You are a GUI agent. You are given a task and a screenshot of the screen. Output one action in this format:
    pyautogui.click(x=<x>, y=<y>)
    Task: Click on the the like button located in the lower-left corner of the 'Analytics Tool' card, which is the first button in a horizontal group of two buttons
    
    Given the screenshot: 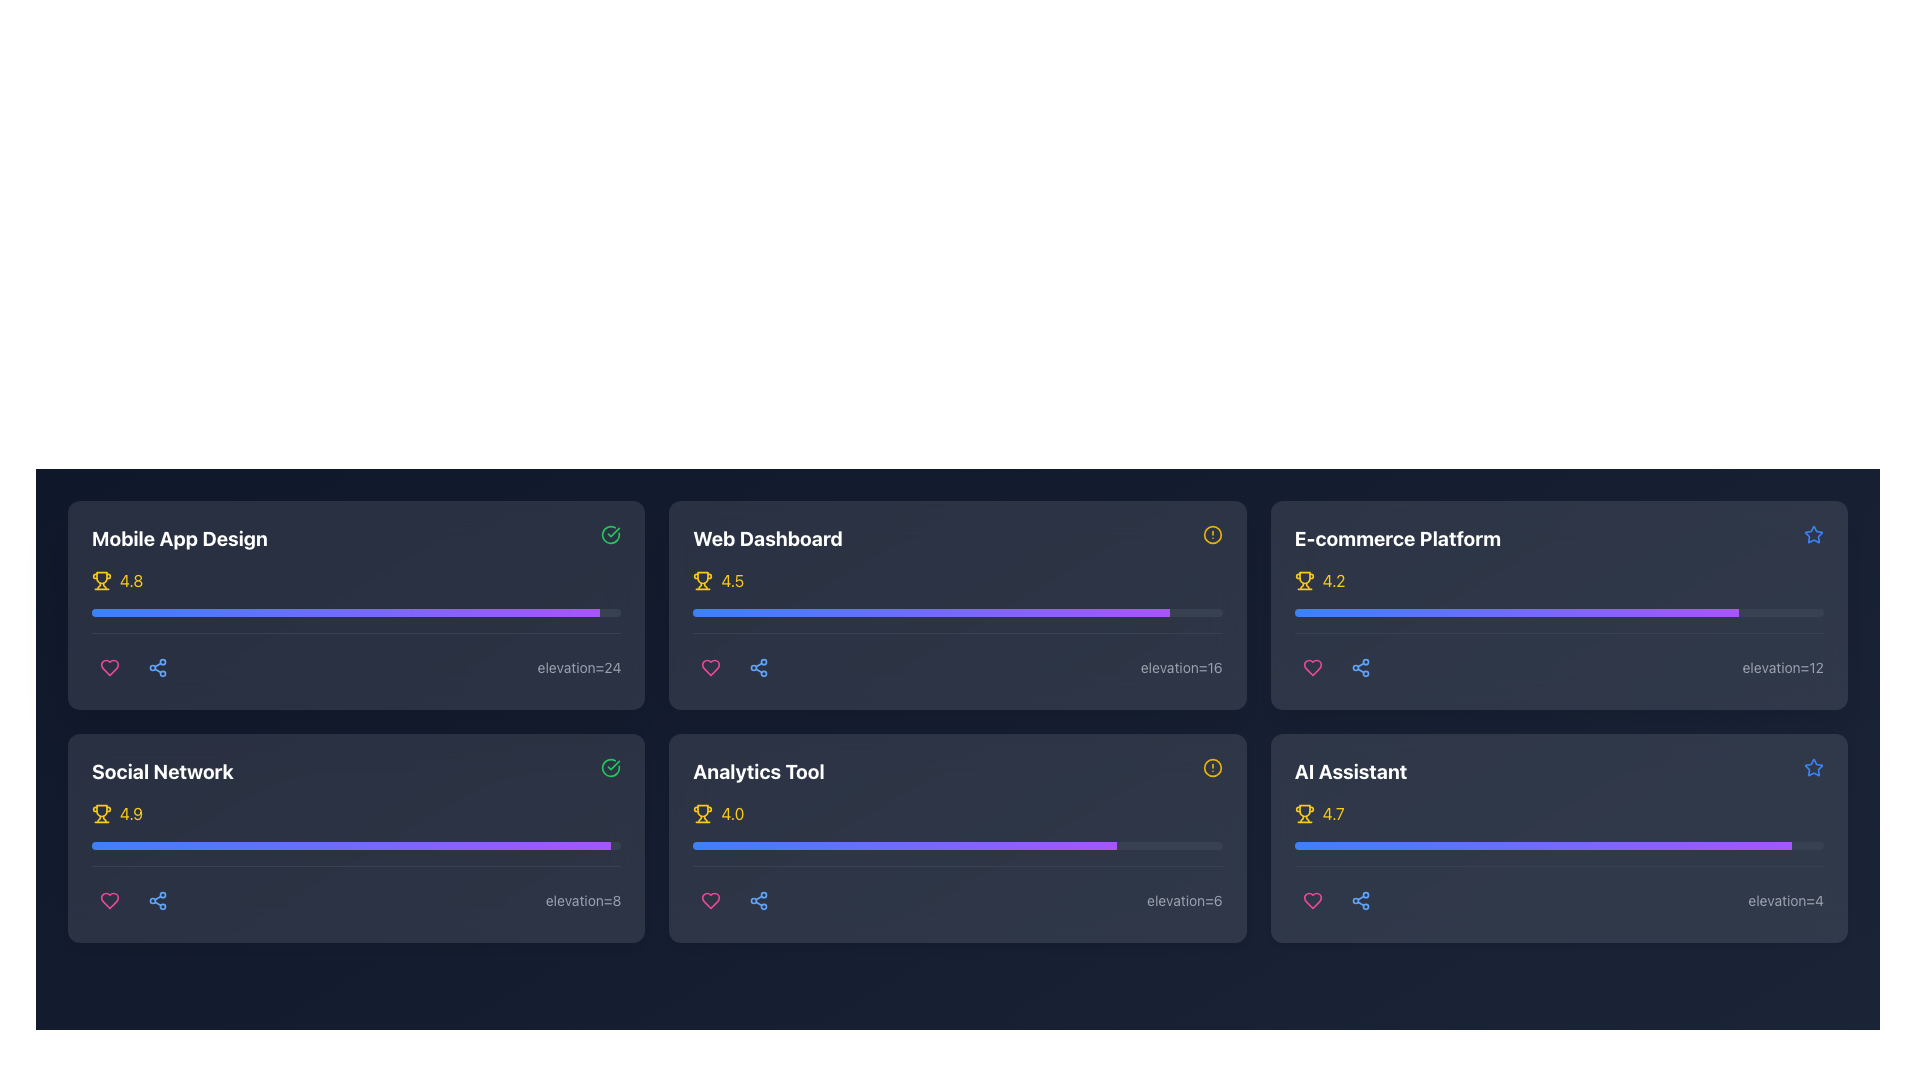 What is the action you would take?
    pyautogui.click(x=711, y=901)
    